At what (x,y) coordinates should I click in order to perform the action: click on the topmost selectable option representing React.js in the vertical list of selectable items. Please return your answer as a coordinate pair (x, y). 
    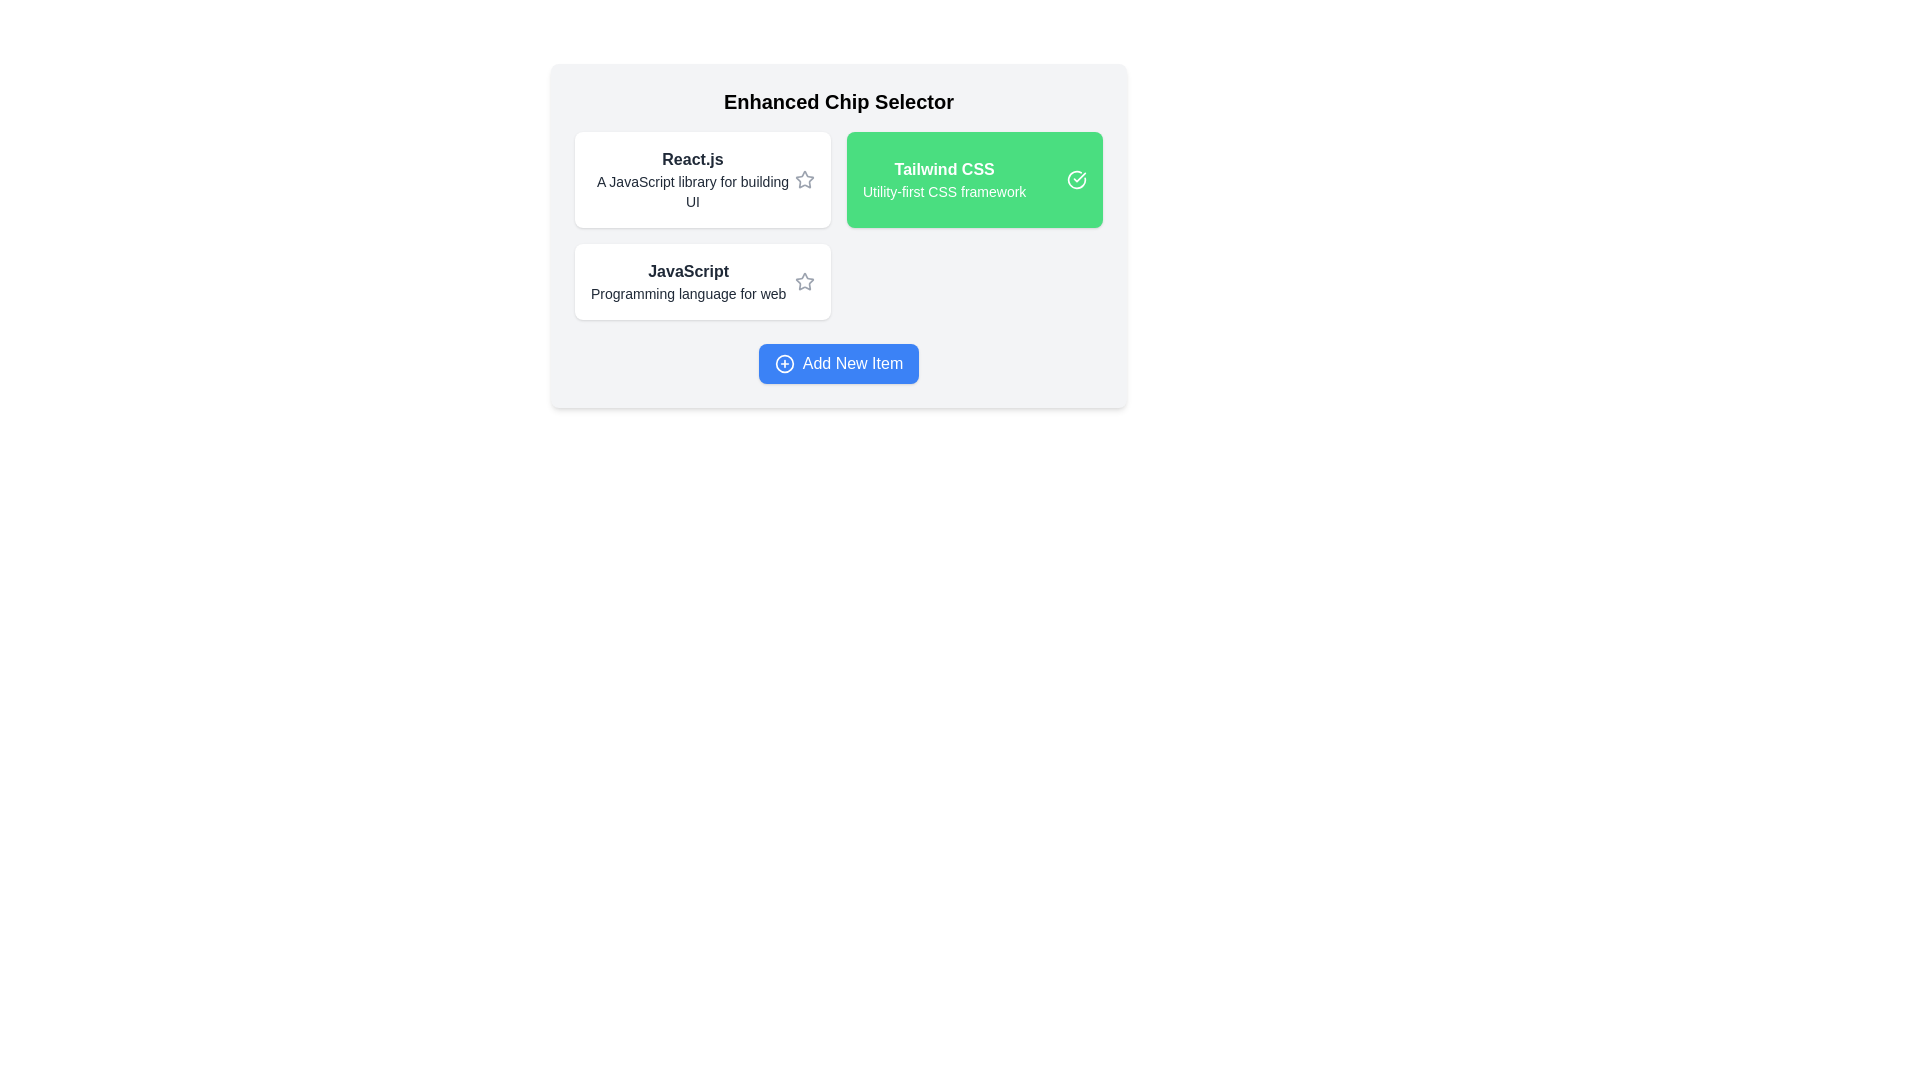
    Looking at the image, I should click on (692, 180).